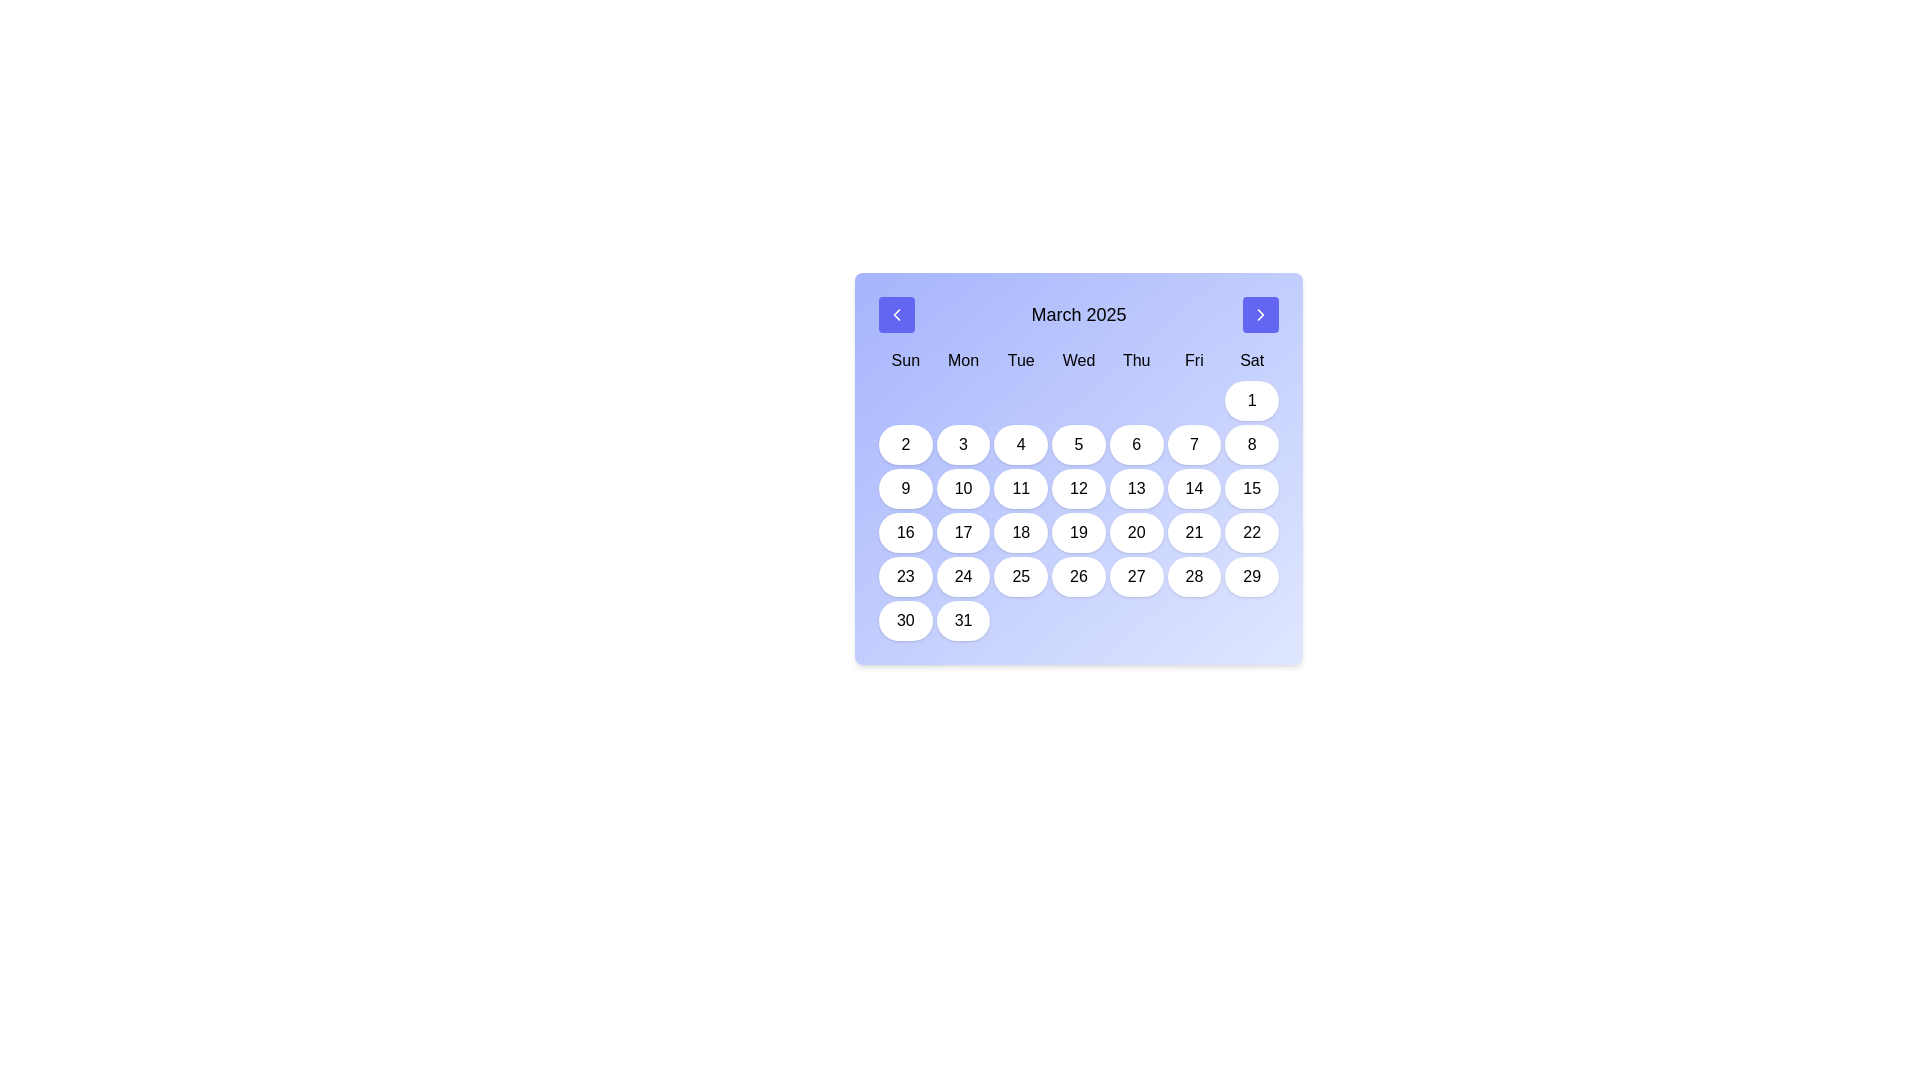  What do you see at coordinates (1021, 577) in the screenshot?
I see `the date button for the 25th day of the month located in the sixth row and third column of the calendar layout` at bounding box center [1021, 577].